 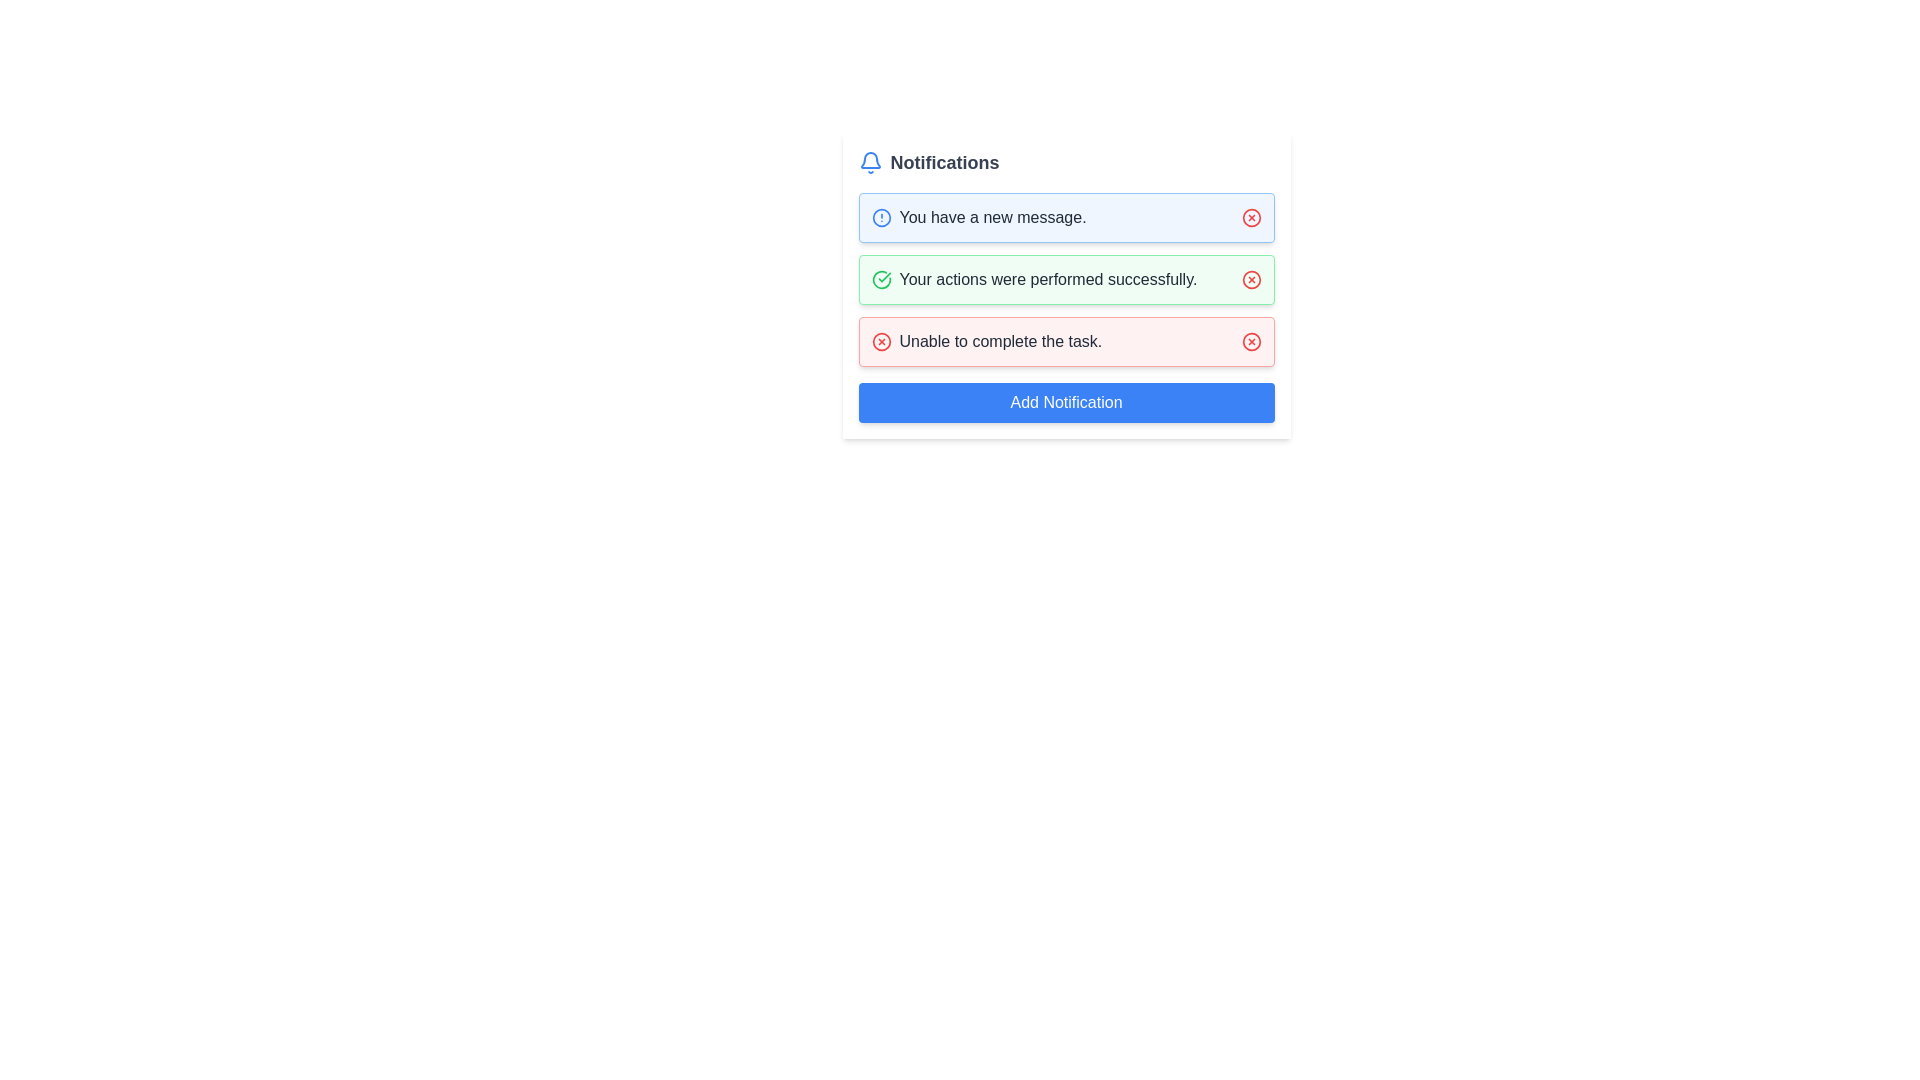 What do you see at coordinates (1065, 341) in the screenshot?
I see `displayed text from the third notification alert, which has a red border and contains the message 'Unable to complete the task.'` at bounding box center [1065, 341].